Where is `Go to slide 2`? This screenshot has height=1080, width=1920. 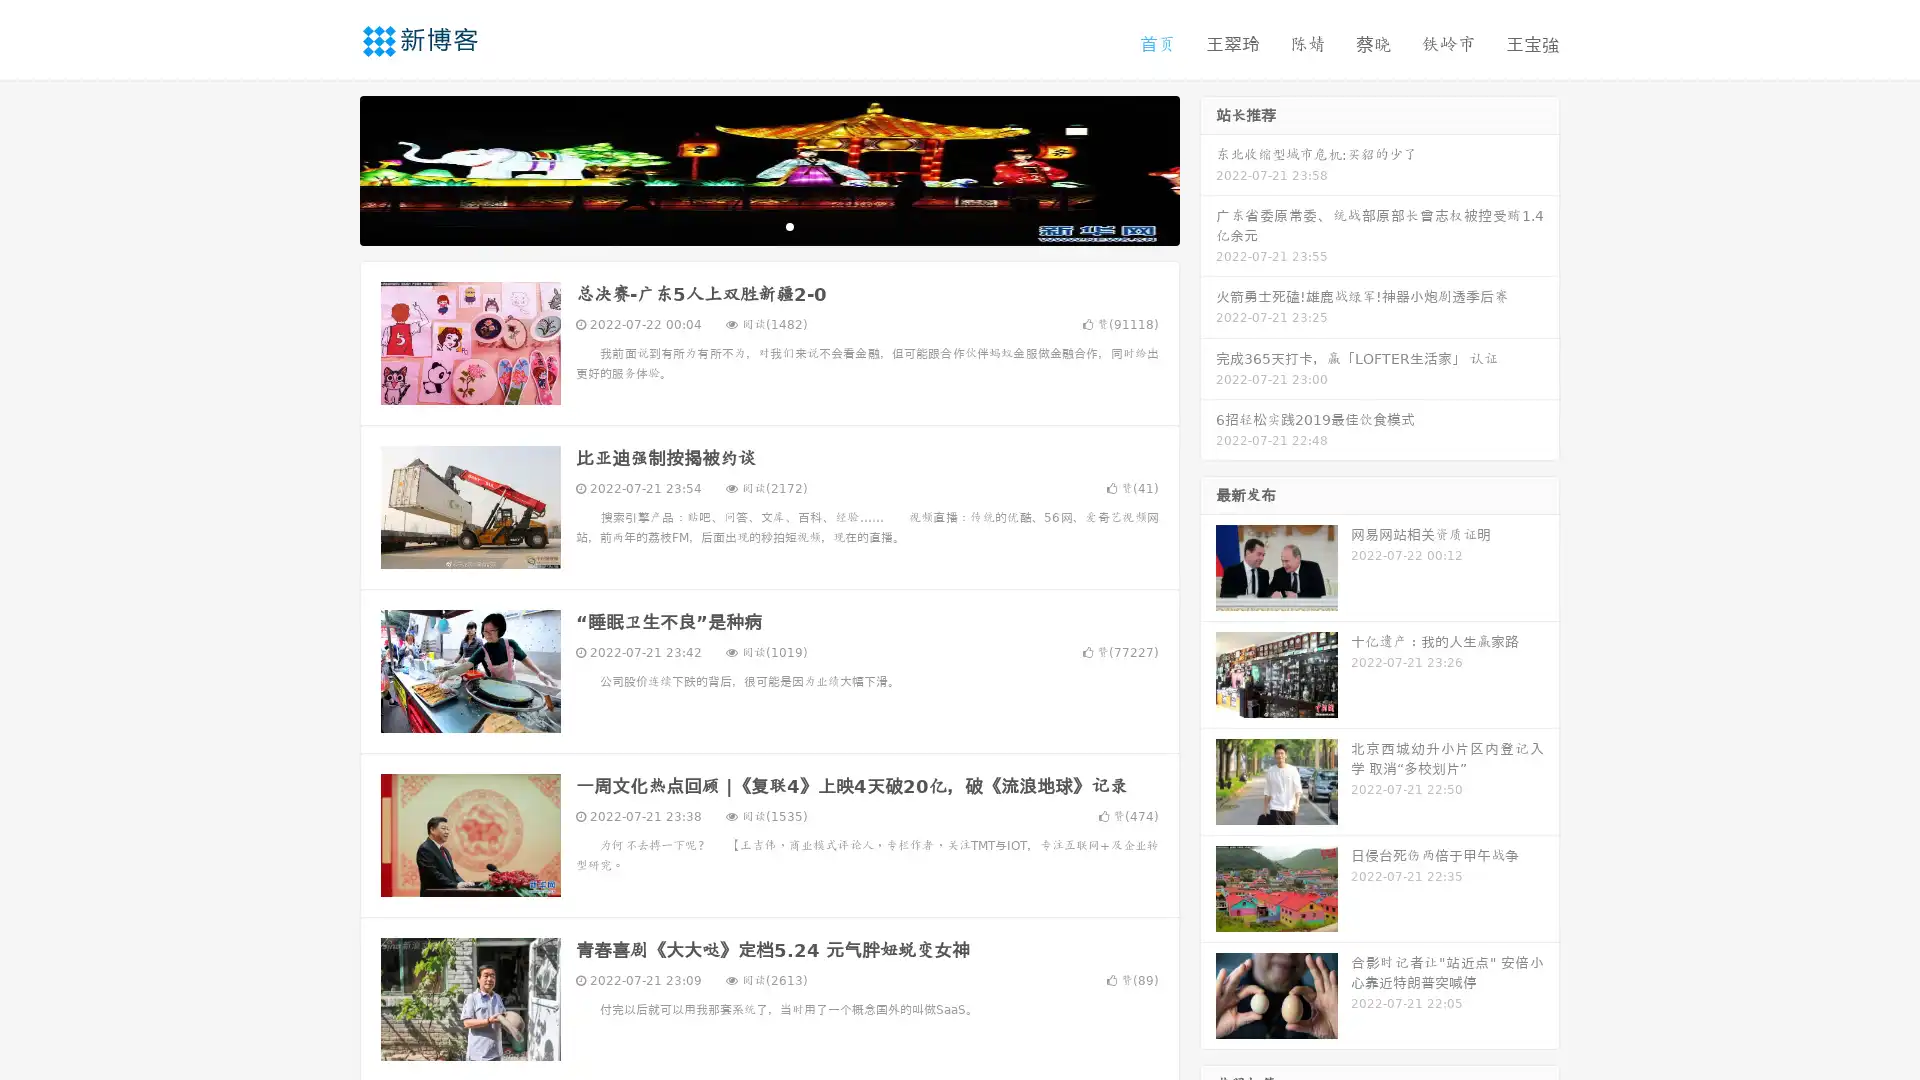 Go to slide 2 is located at coordinates (768, 225).